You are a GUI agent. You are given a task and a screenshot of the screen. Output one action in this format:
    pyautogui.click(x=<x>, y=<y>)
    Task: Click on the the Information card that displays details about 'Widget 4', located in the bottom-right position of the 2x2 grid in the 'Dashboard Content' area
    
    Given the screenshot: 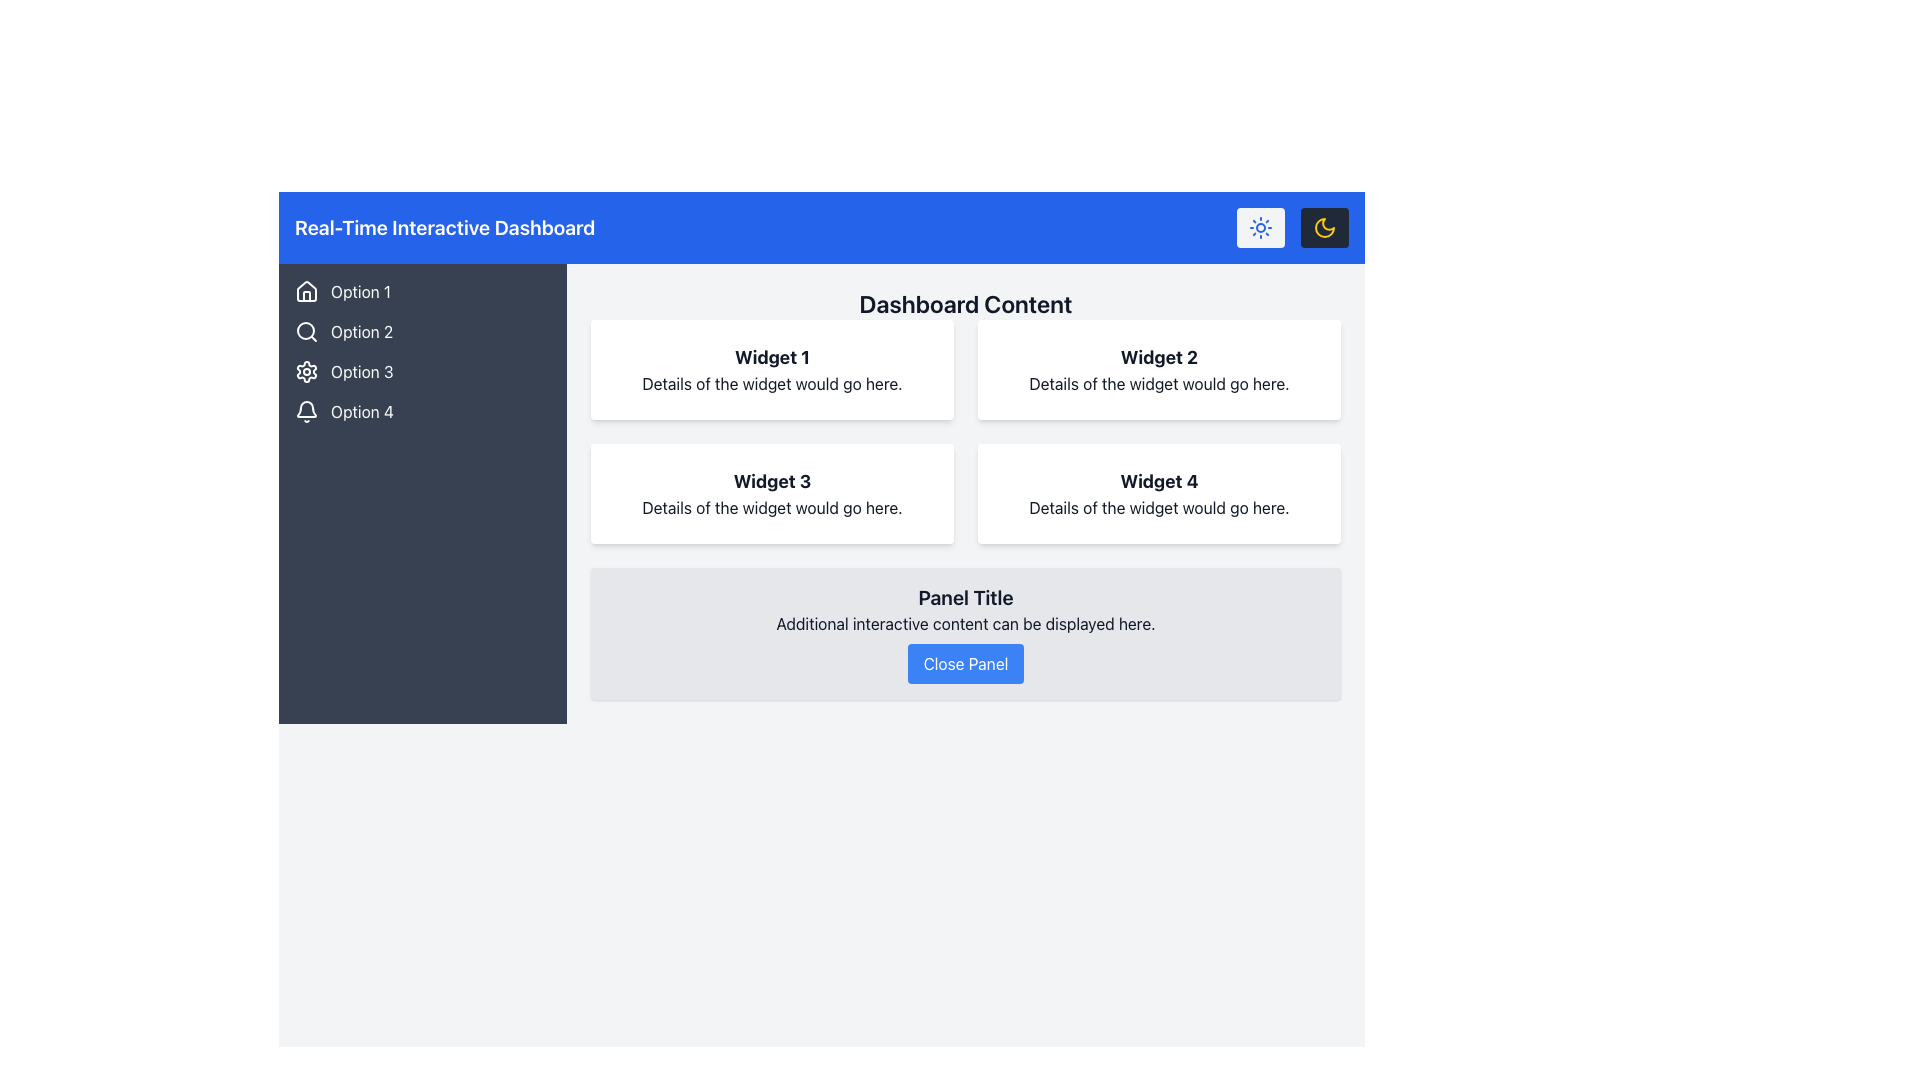 What is the action you would take?
    pyautogui.click(x=1159, y=493)
    